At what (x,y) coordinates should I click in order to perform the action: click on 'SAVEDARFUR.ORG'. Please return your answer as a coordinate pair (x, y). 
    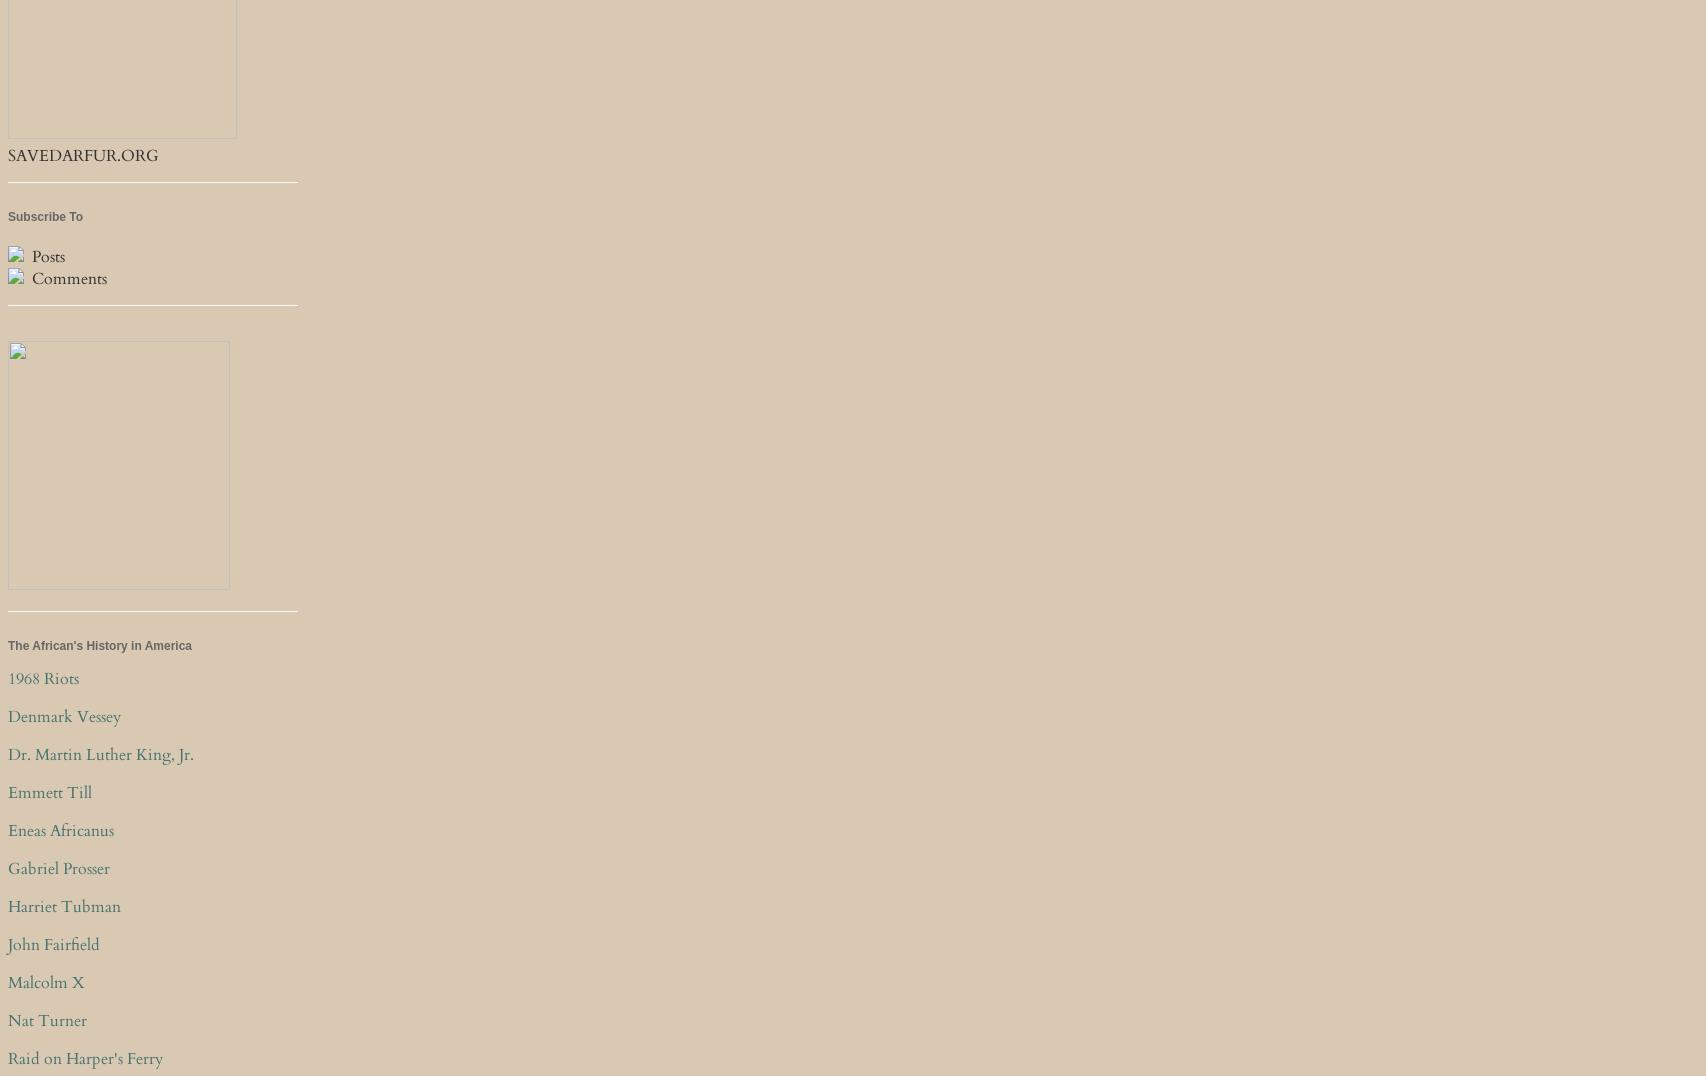
    Looking at the image, I should click on (83, 156).